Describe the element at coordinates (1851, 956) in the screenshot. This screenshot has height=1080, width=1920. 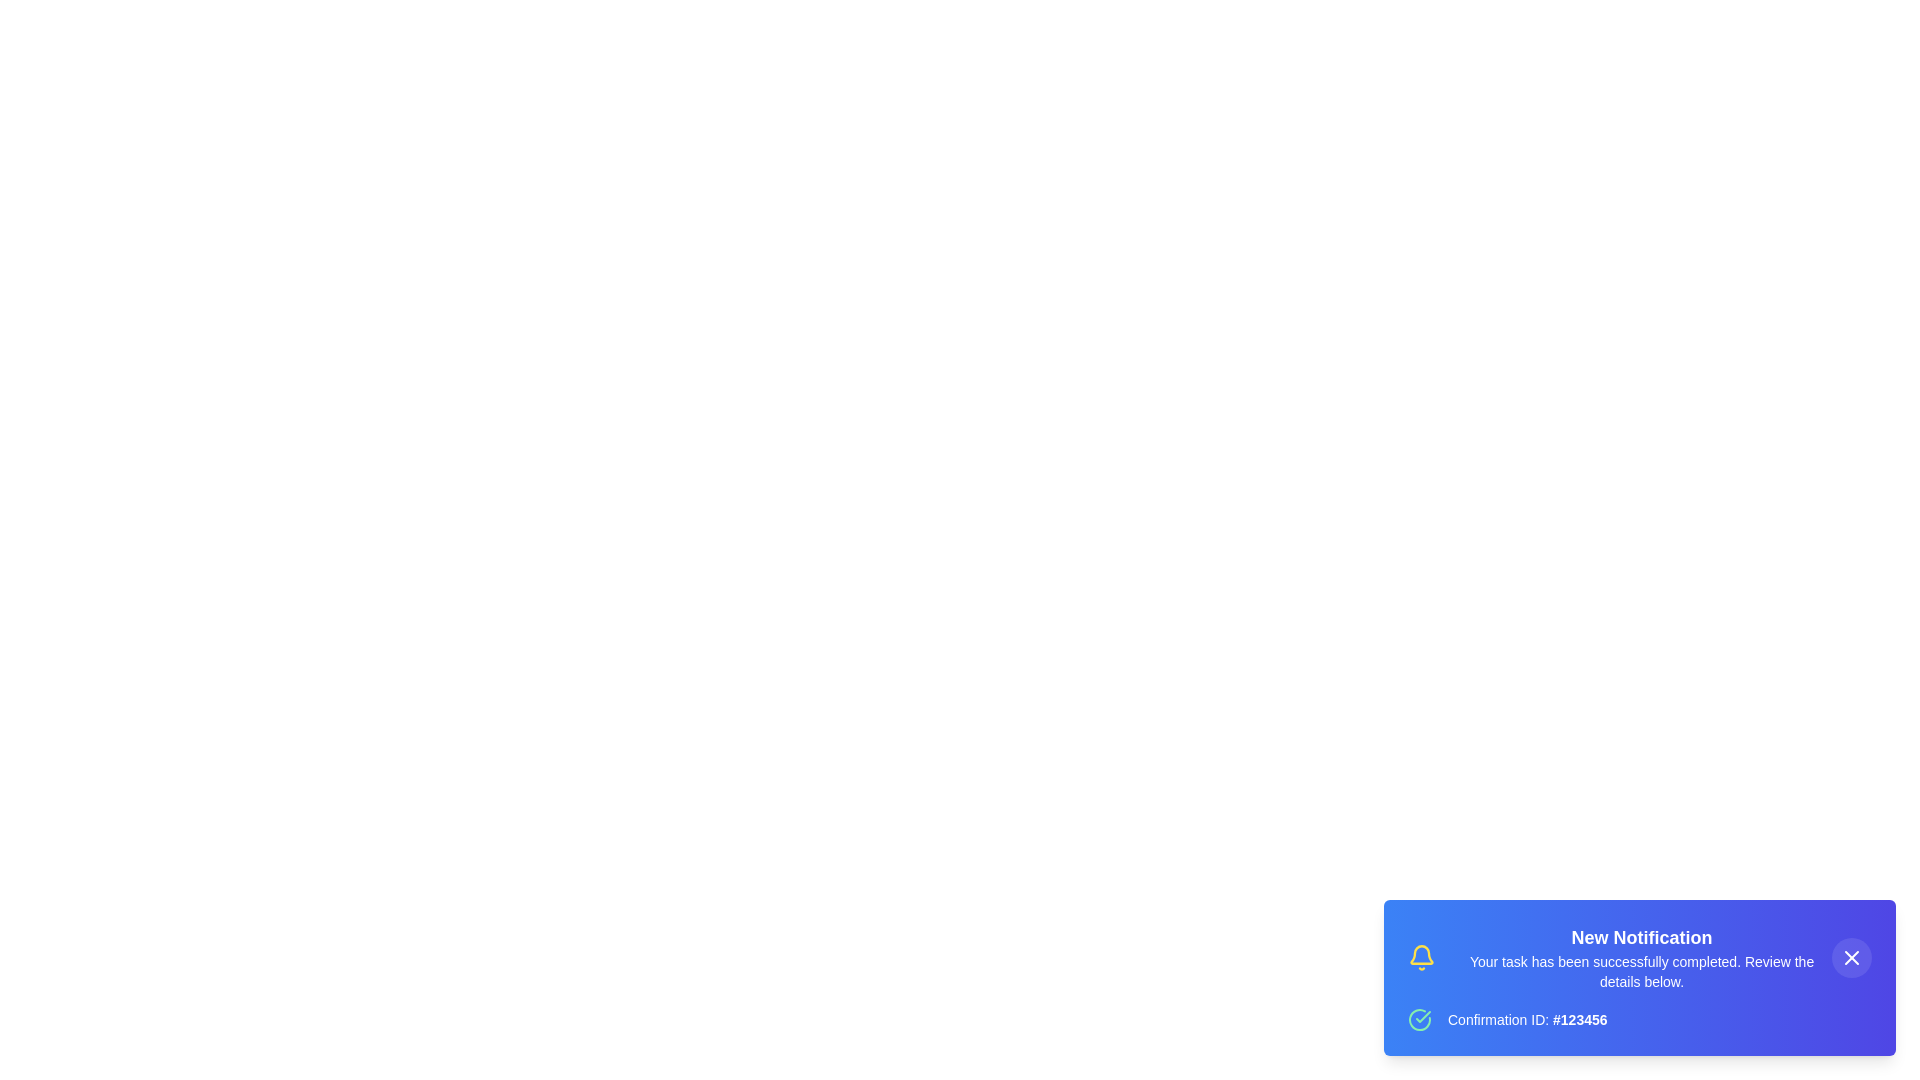
I see `the Close button icon located at the top-right corner of the notification card` at that location.